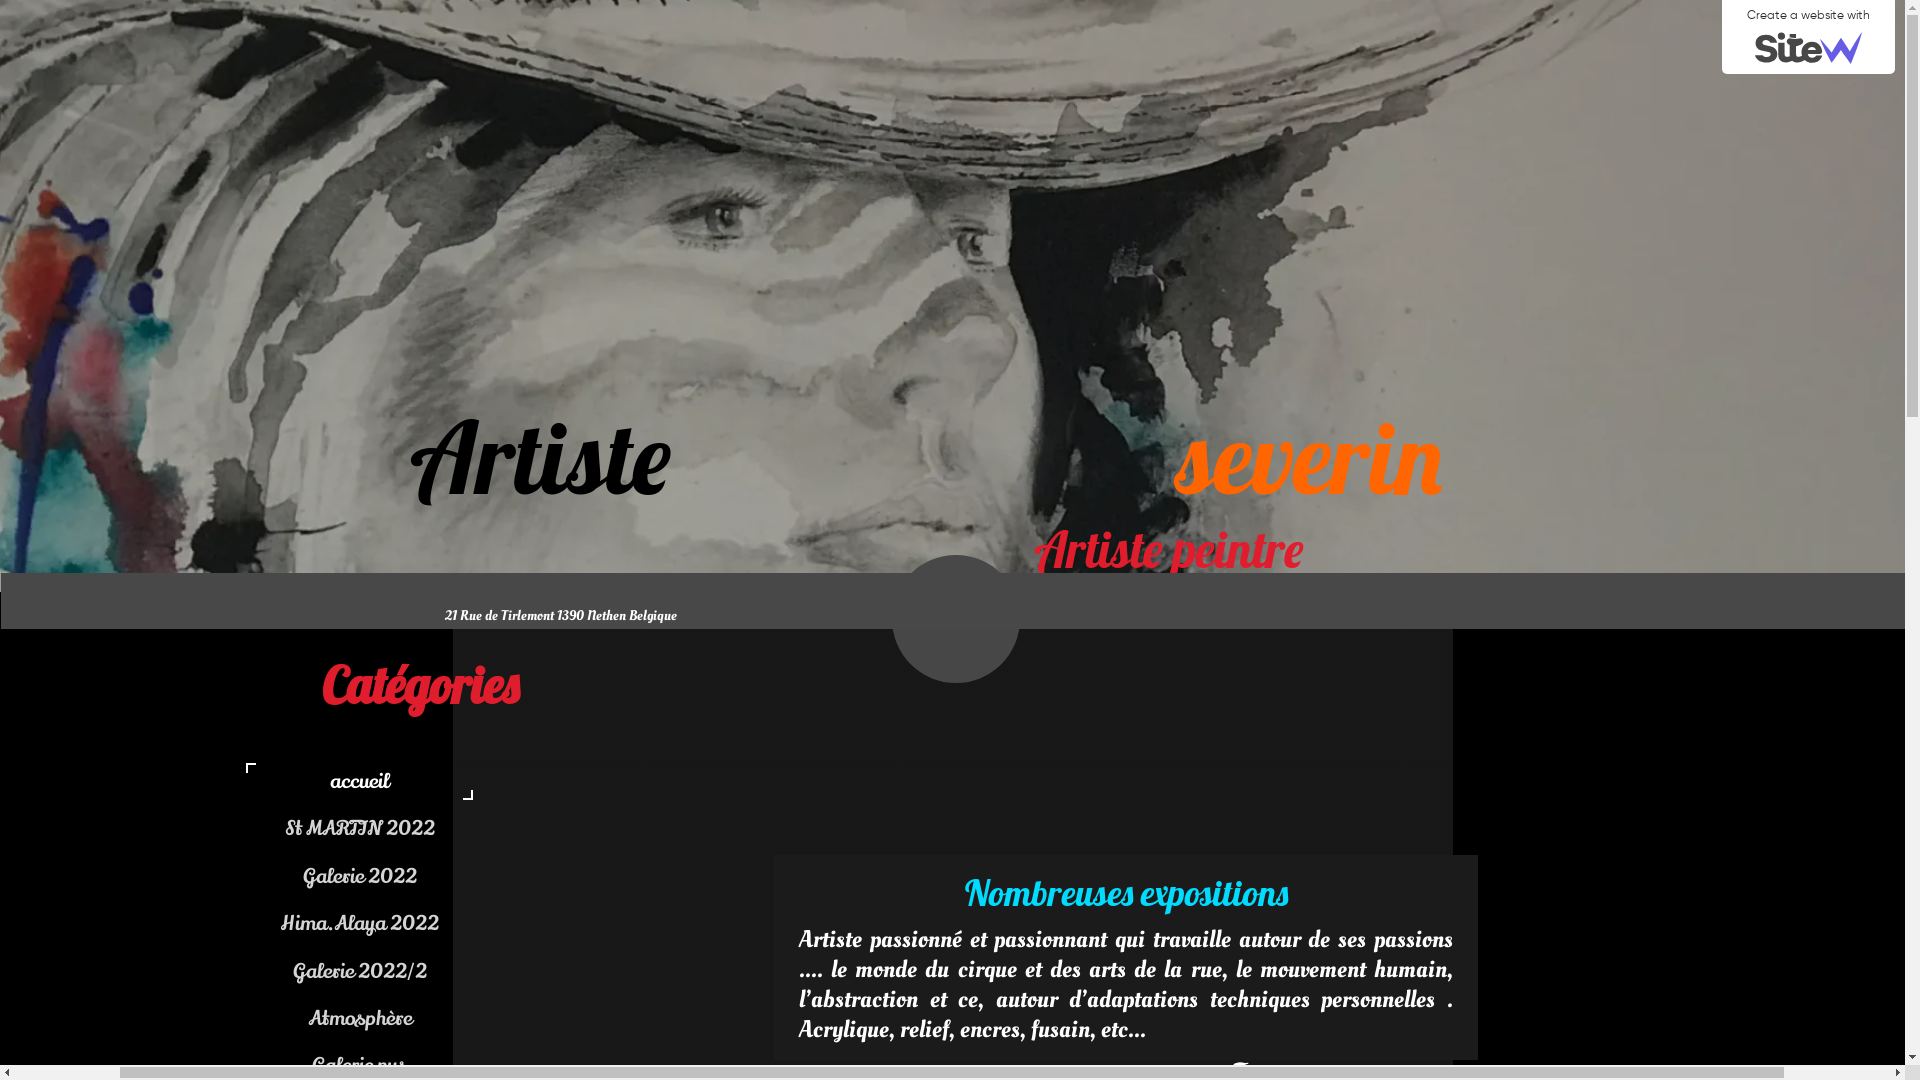 This screenshot has height=1080, width=1920. What do you see at coordinates (478, 828) in the screenshot?
I see `'St MARTIN 2022'` at bounding box center [478, 828].